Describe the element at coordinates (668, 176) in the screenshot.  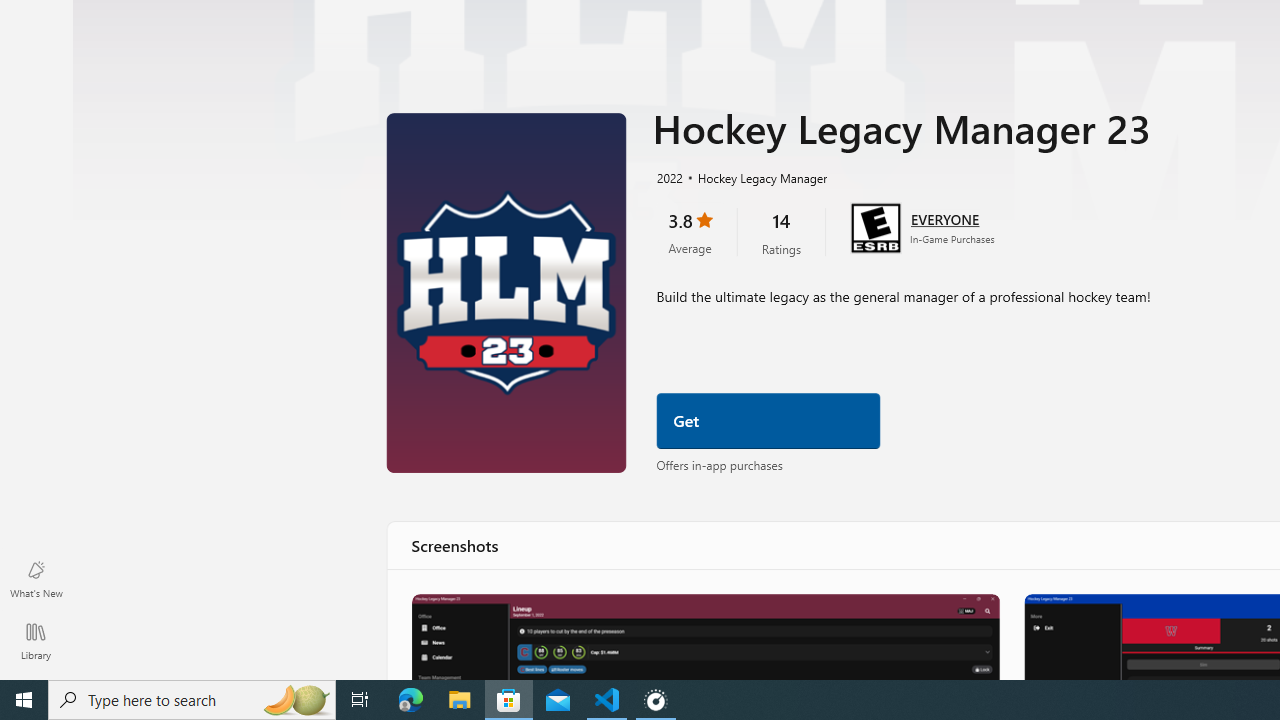
I see `'2022'` at that location.